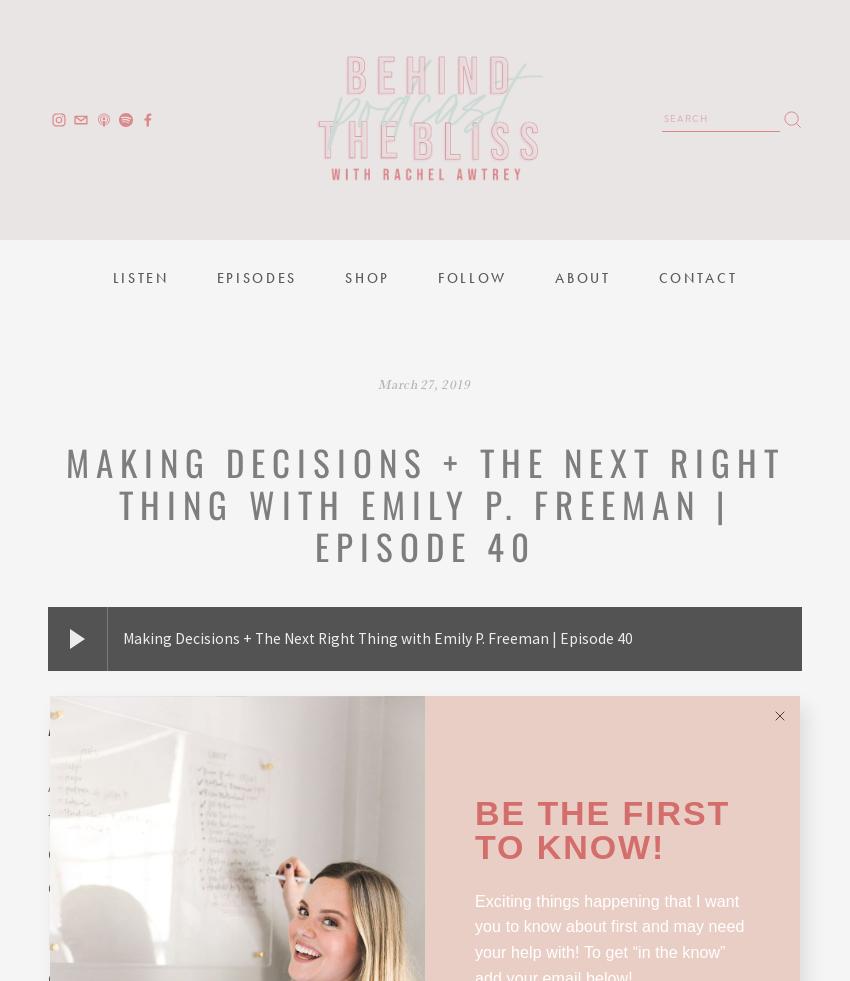 The height and width of the screenshot is (981, 850). I want to click on 'Follow', so click(472, 277).